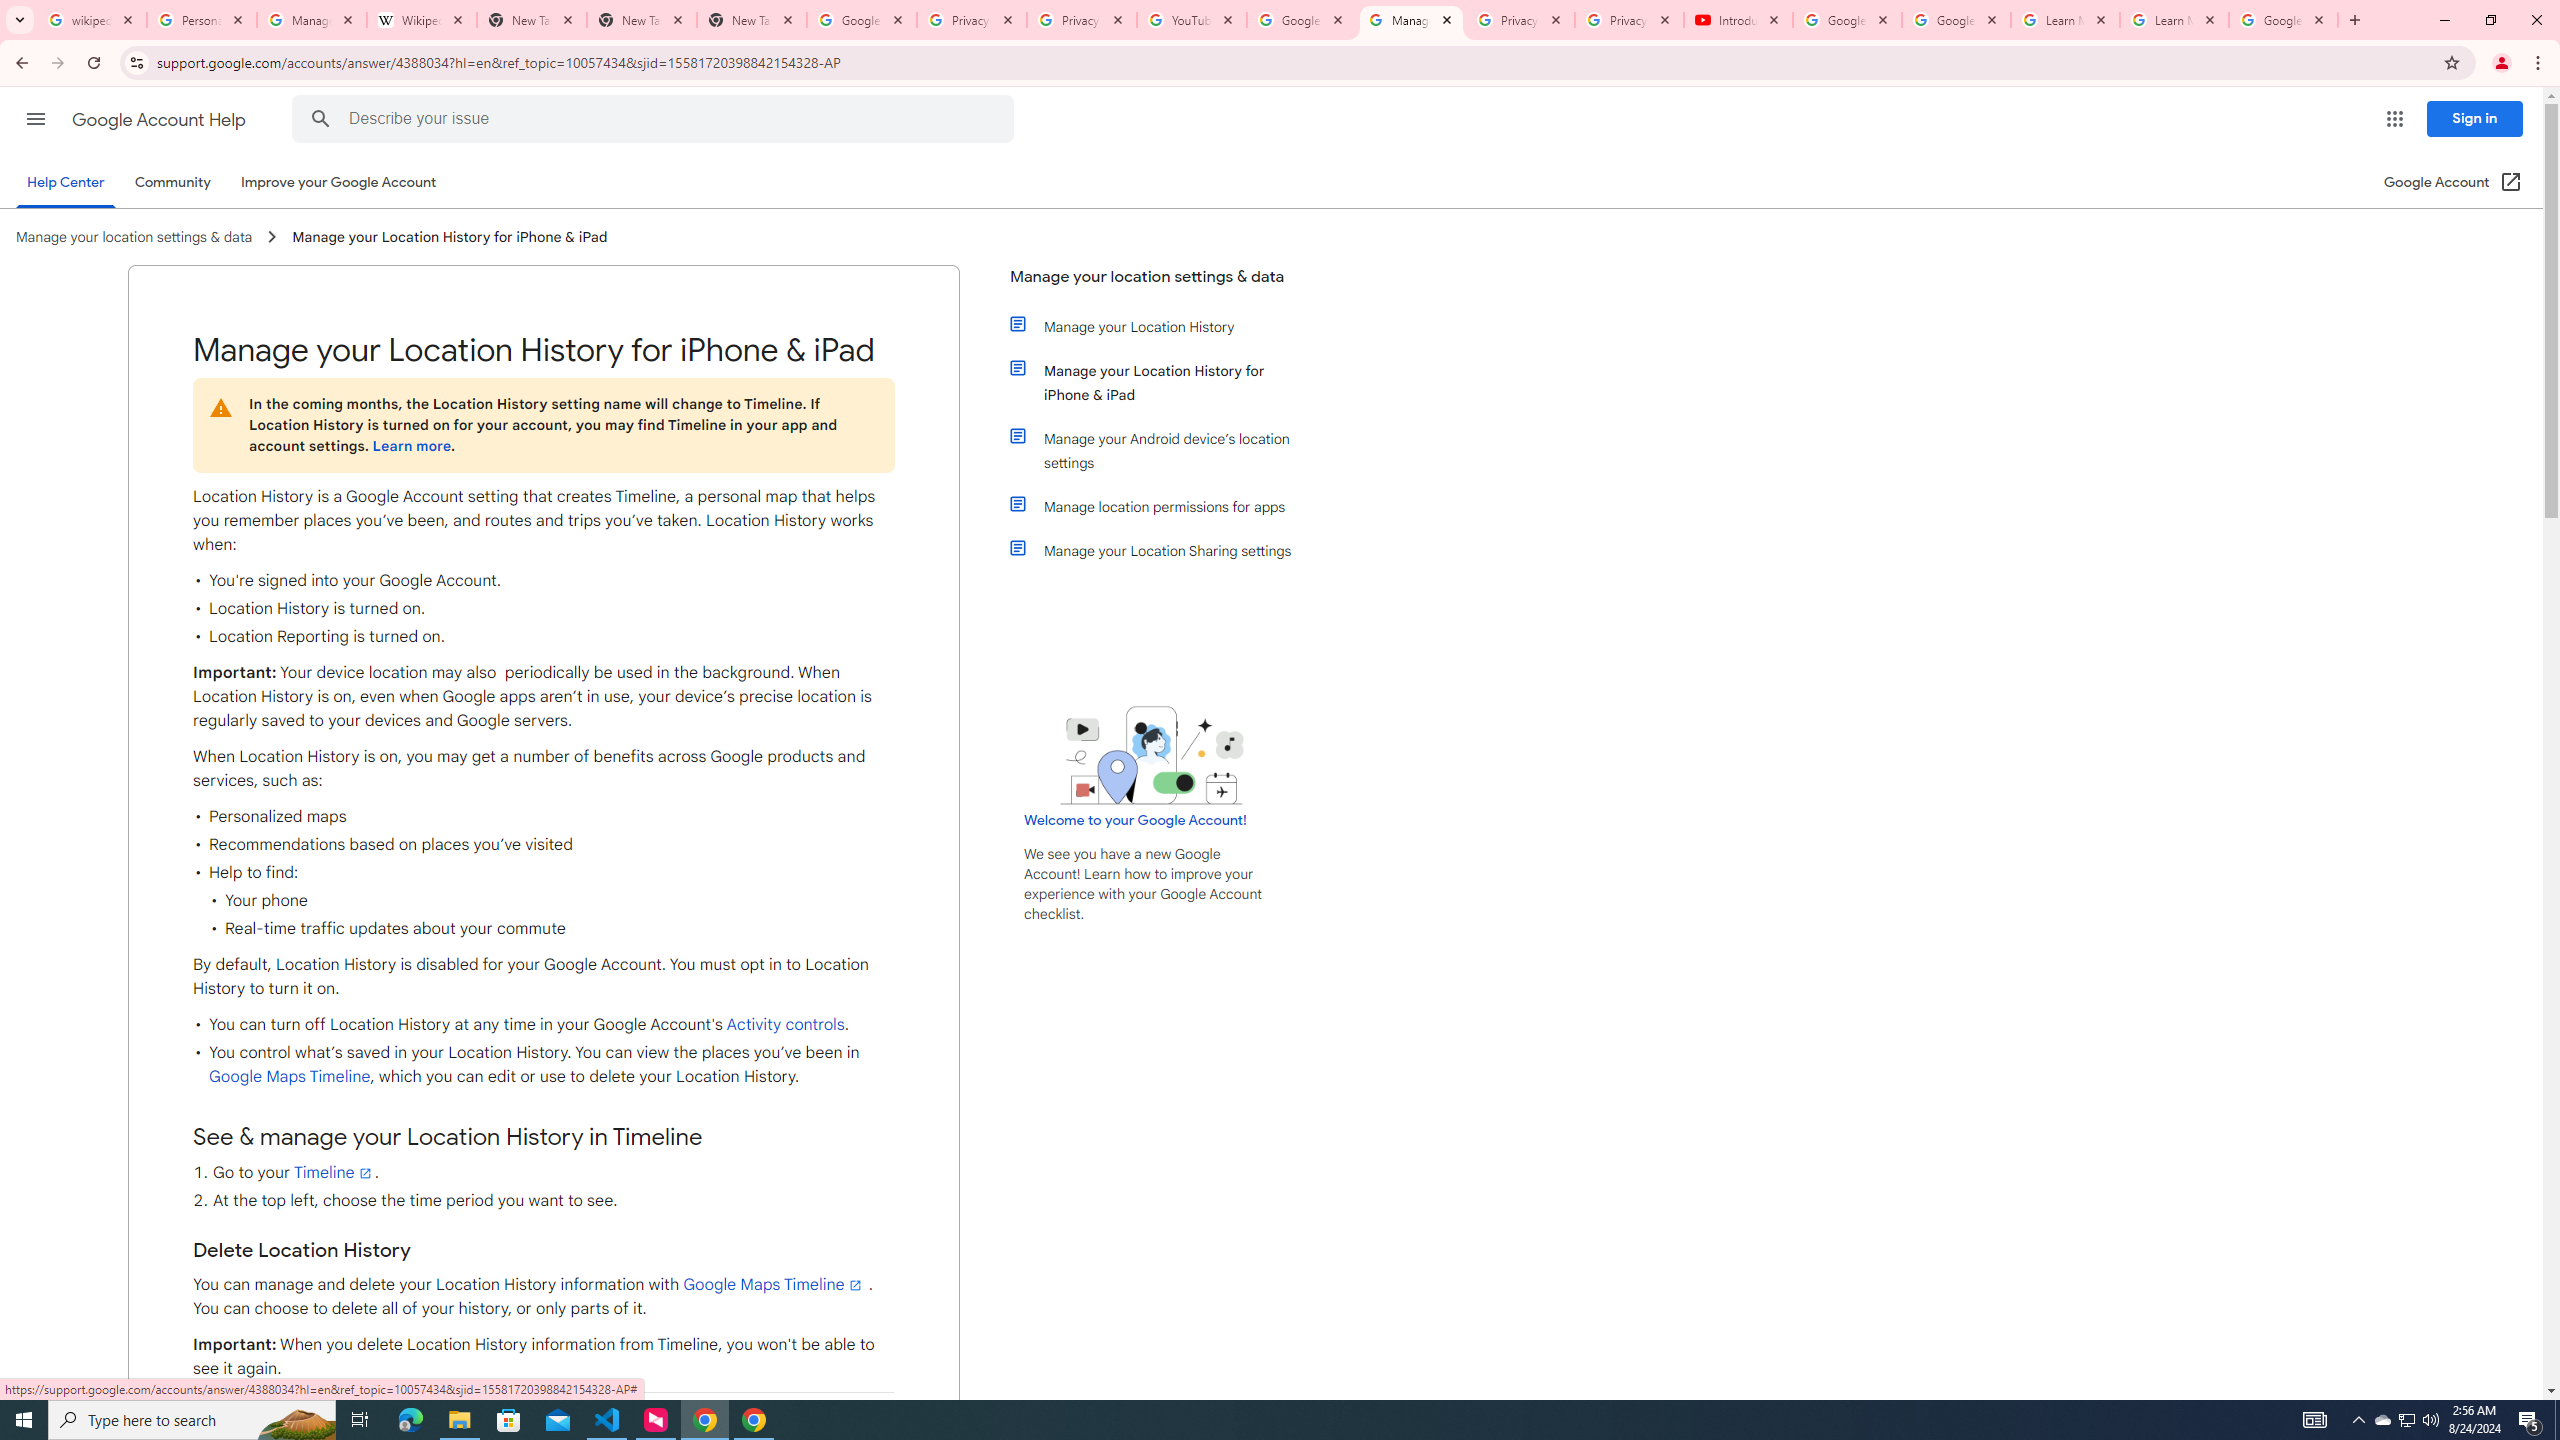 The height and width of the screenshot is (1440, 2560). I want to click on 'Activity controls', so click(784, 1025).